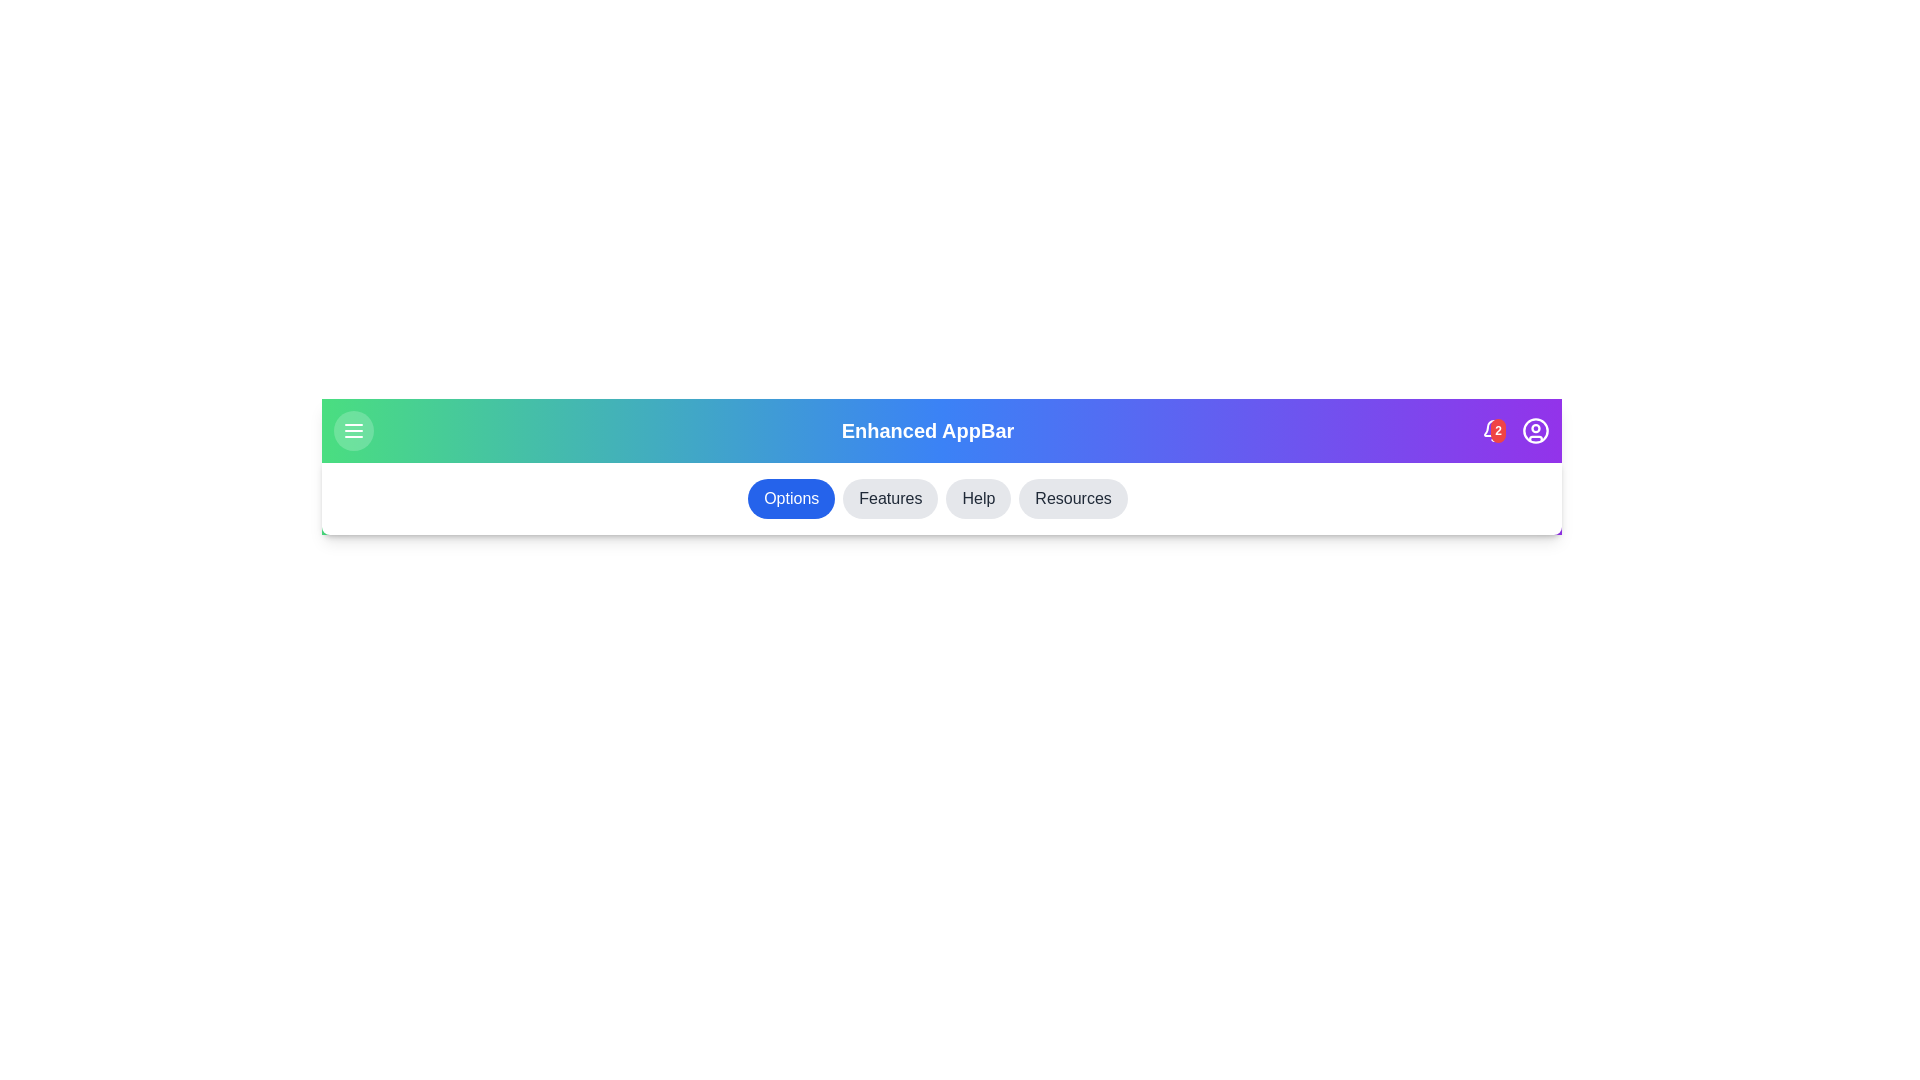 Image resolution: width=1920 pixels, height=1080 pixels. I want to click on the user profile icon, so click(1535, 430).